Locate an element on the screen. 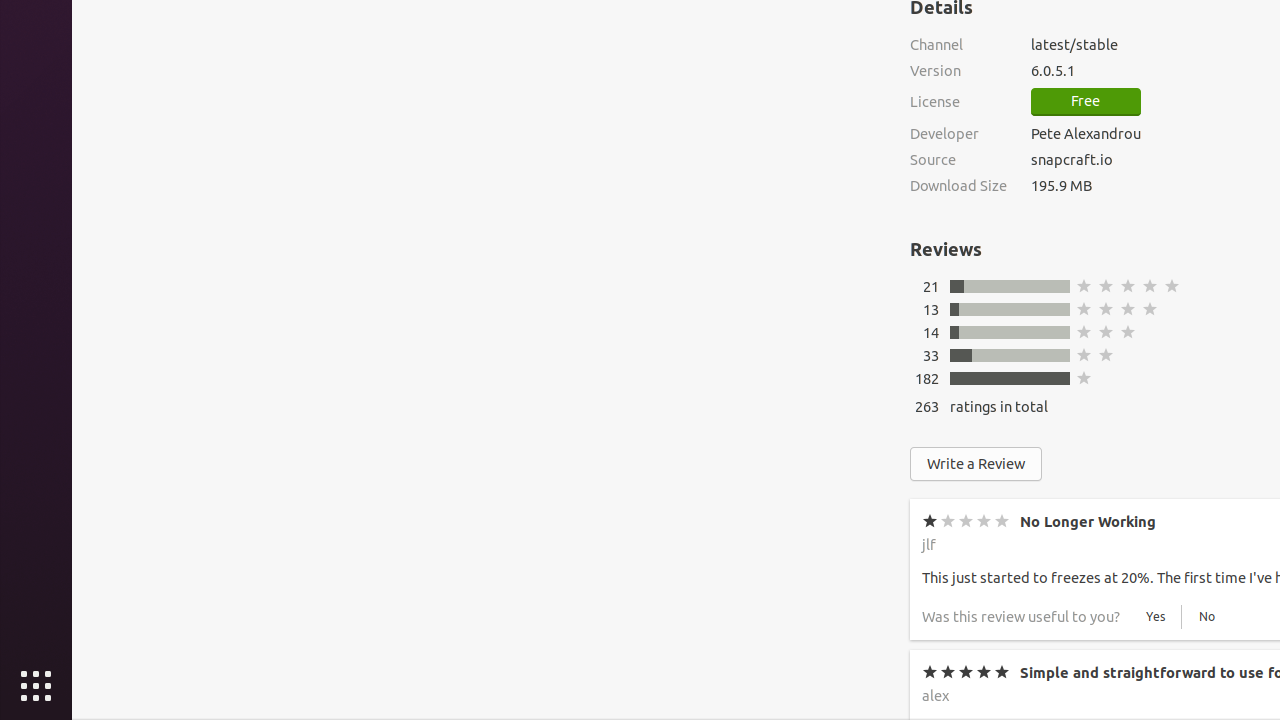 This screenshot has height=720, width=1280. 'Source' is located at coordinates (957, 158).